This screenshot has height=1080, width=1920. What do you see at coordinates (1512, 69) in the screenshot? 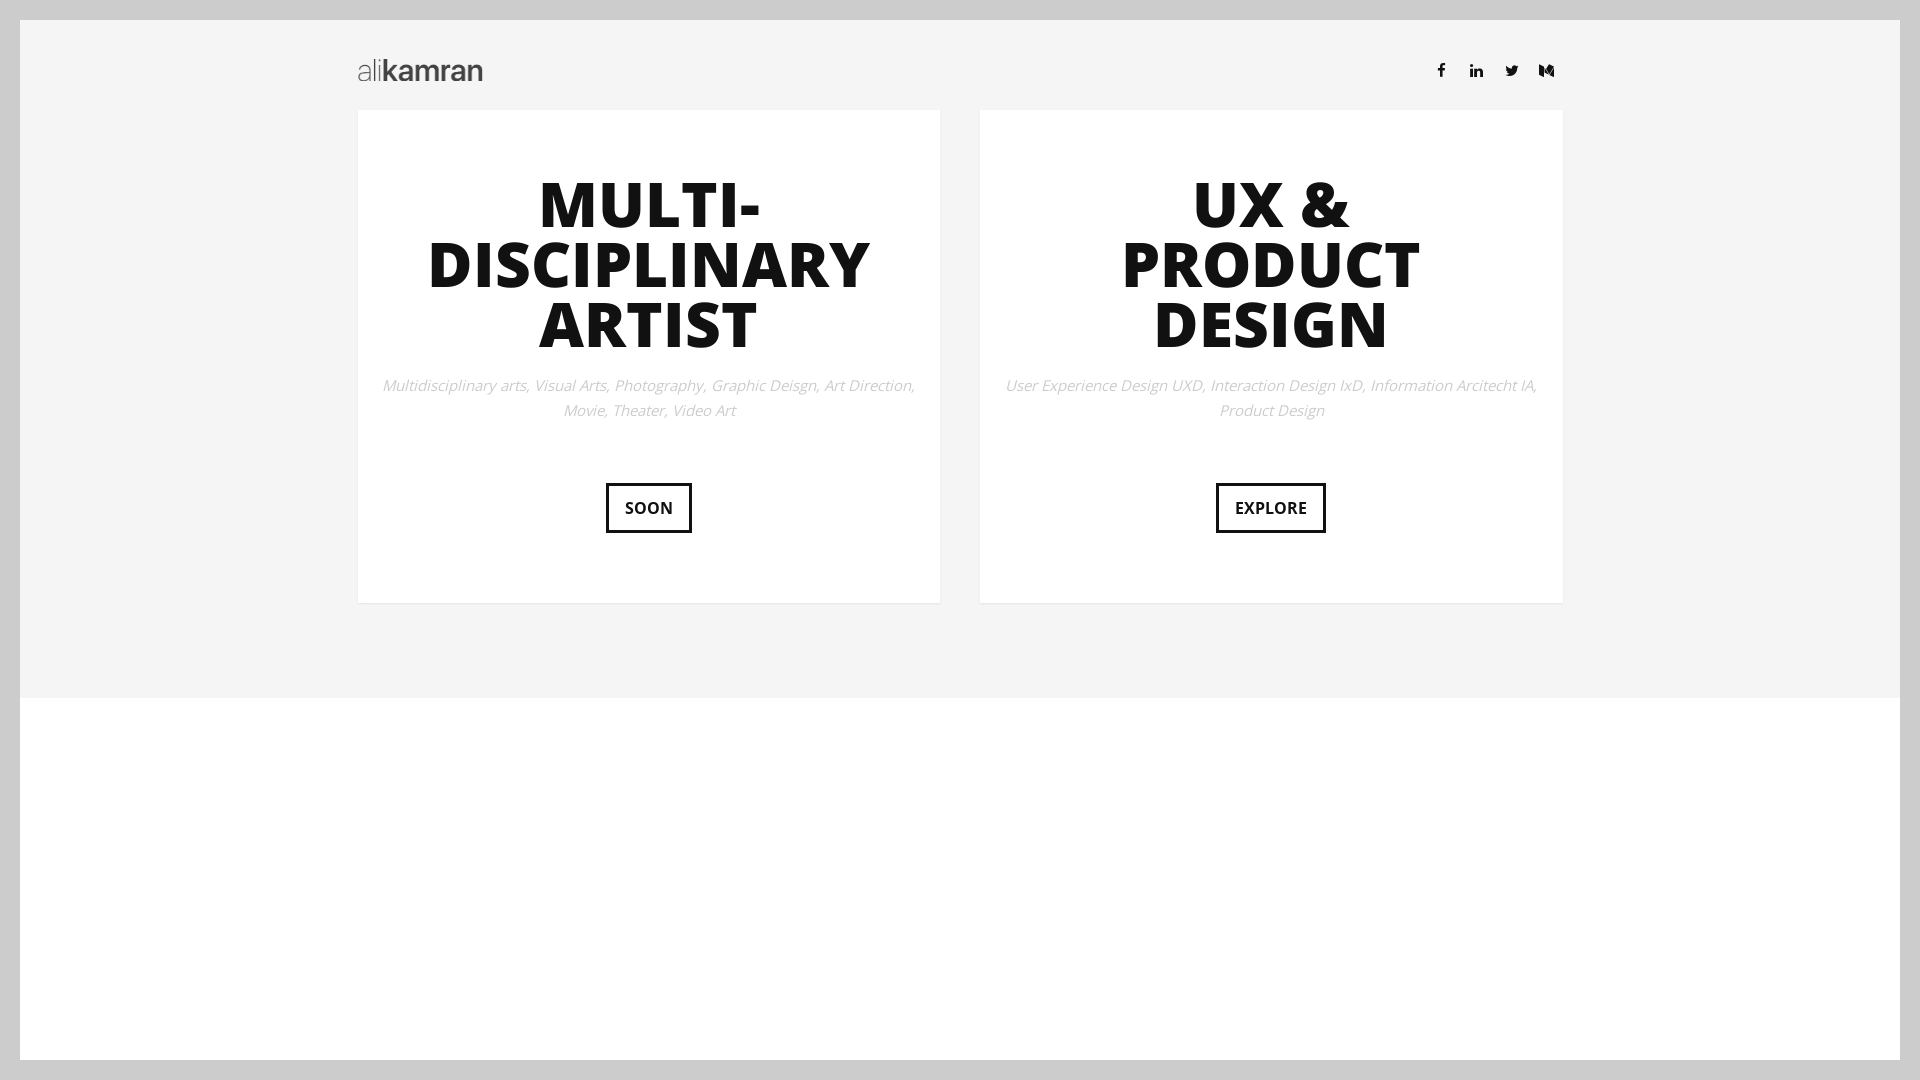
I see `'Twitter'` at bounding box center [1512, 69].